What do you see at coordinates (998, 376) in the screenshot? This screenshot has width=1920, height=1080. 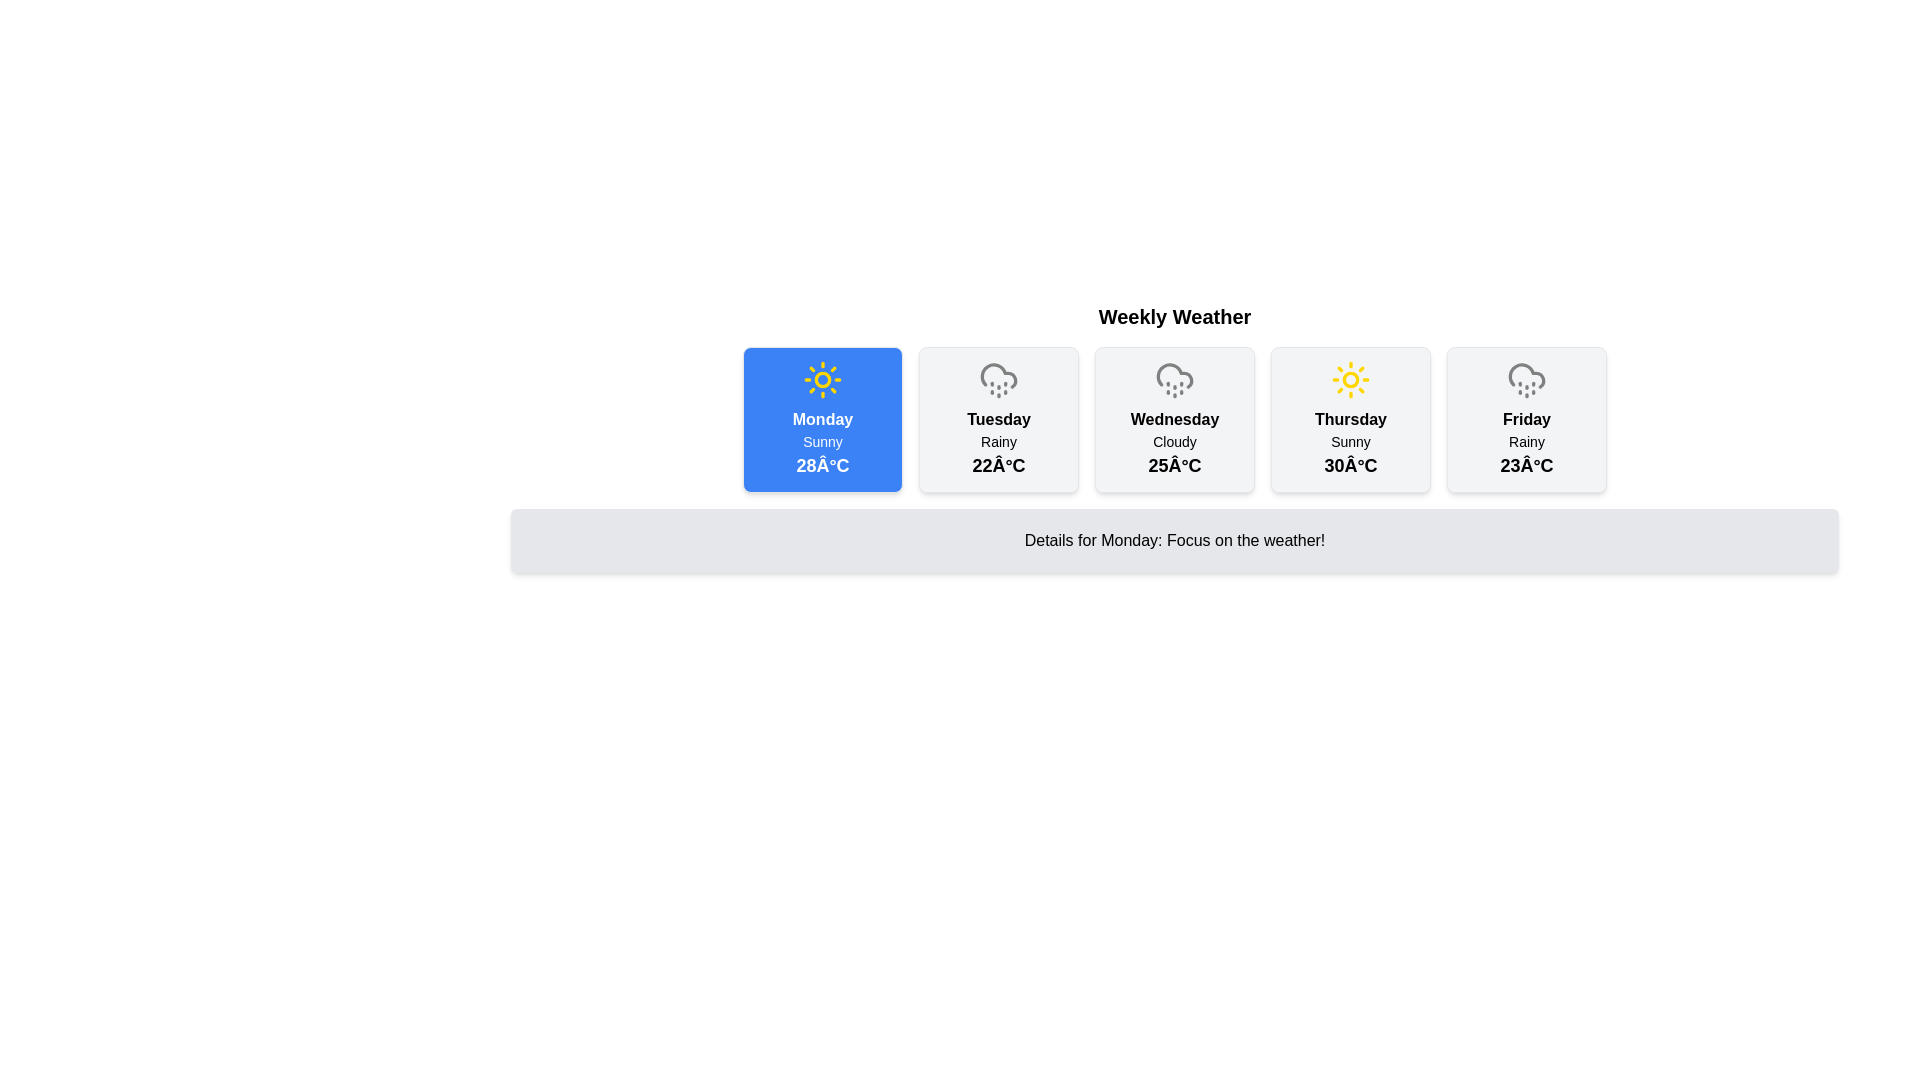 I see `the weather icon indicating rain for Tuesday, located at the top-center of the second card labeled 'Tuesday Rainy 22°C'` at bounding box center [998, 376].